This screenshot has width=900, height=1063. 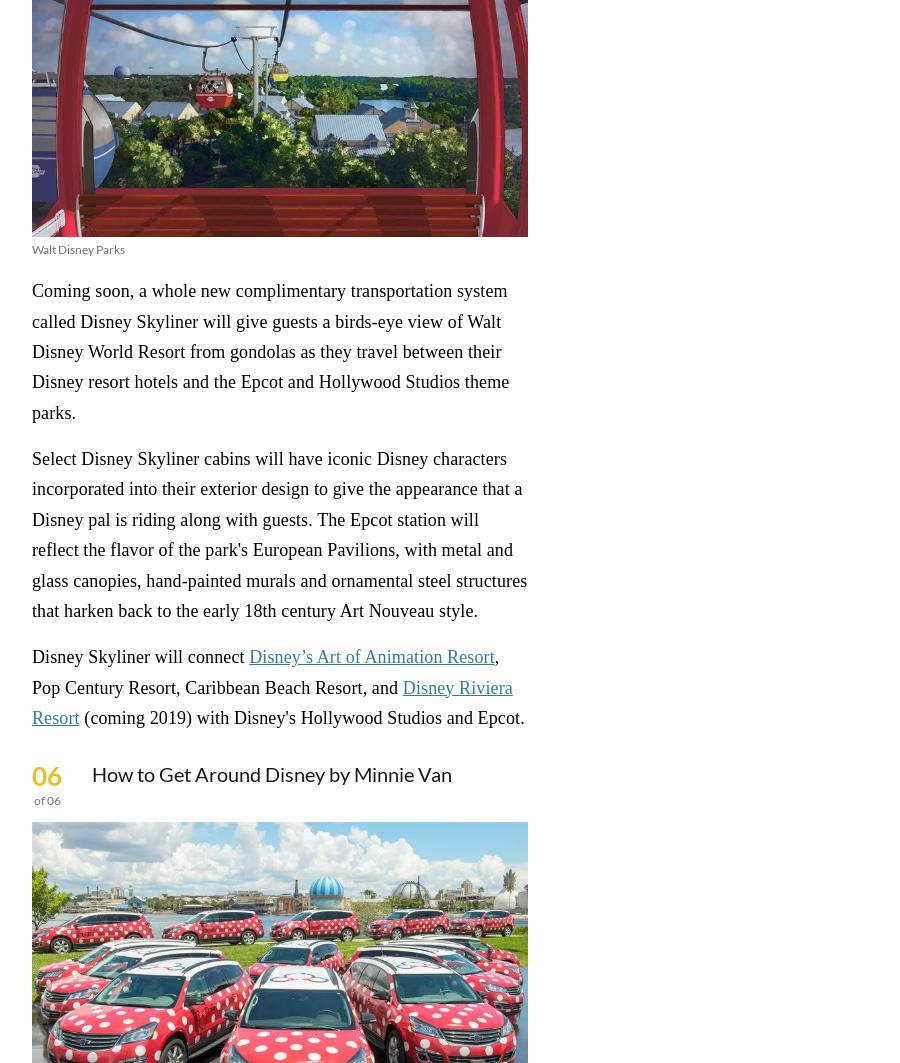 What do you see at coordinates (140, 656) in the screenshot?
I see `'Disney Skyliner will connect'` at bounding box center [140, 656].